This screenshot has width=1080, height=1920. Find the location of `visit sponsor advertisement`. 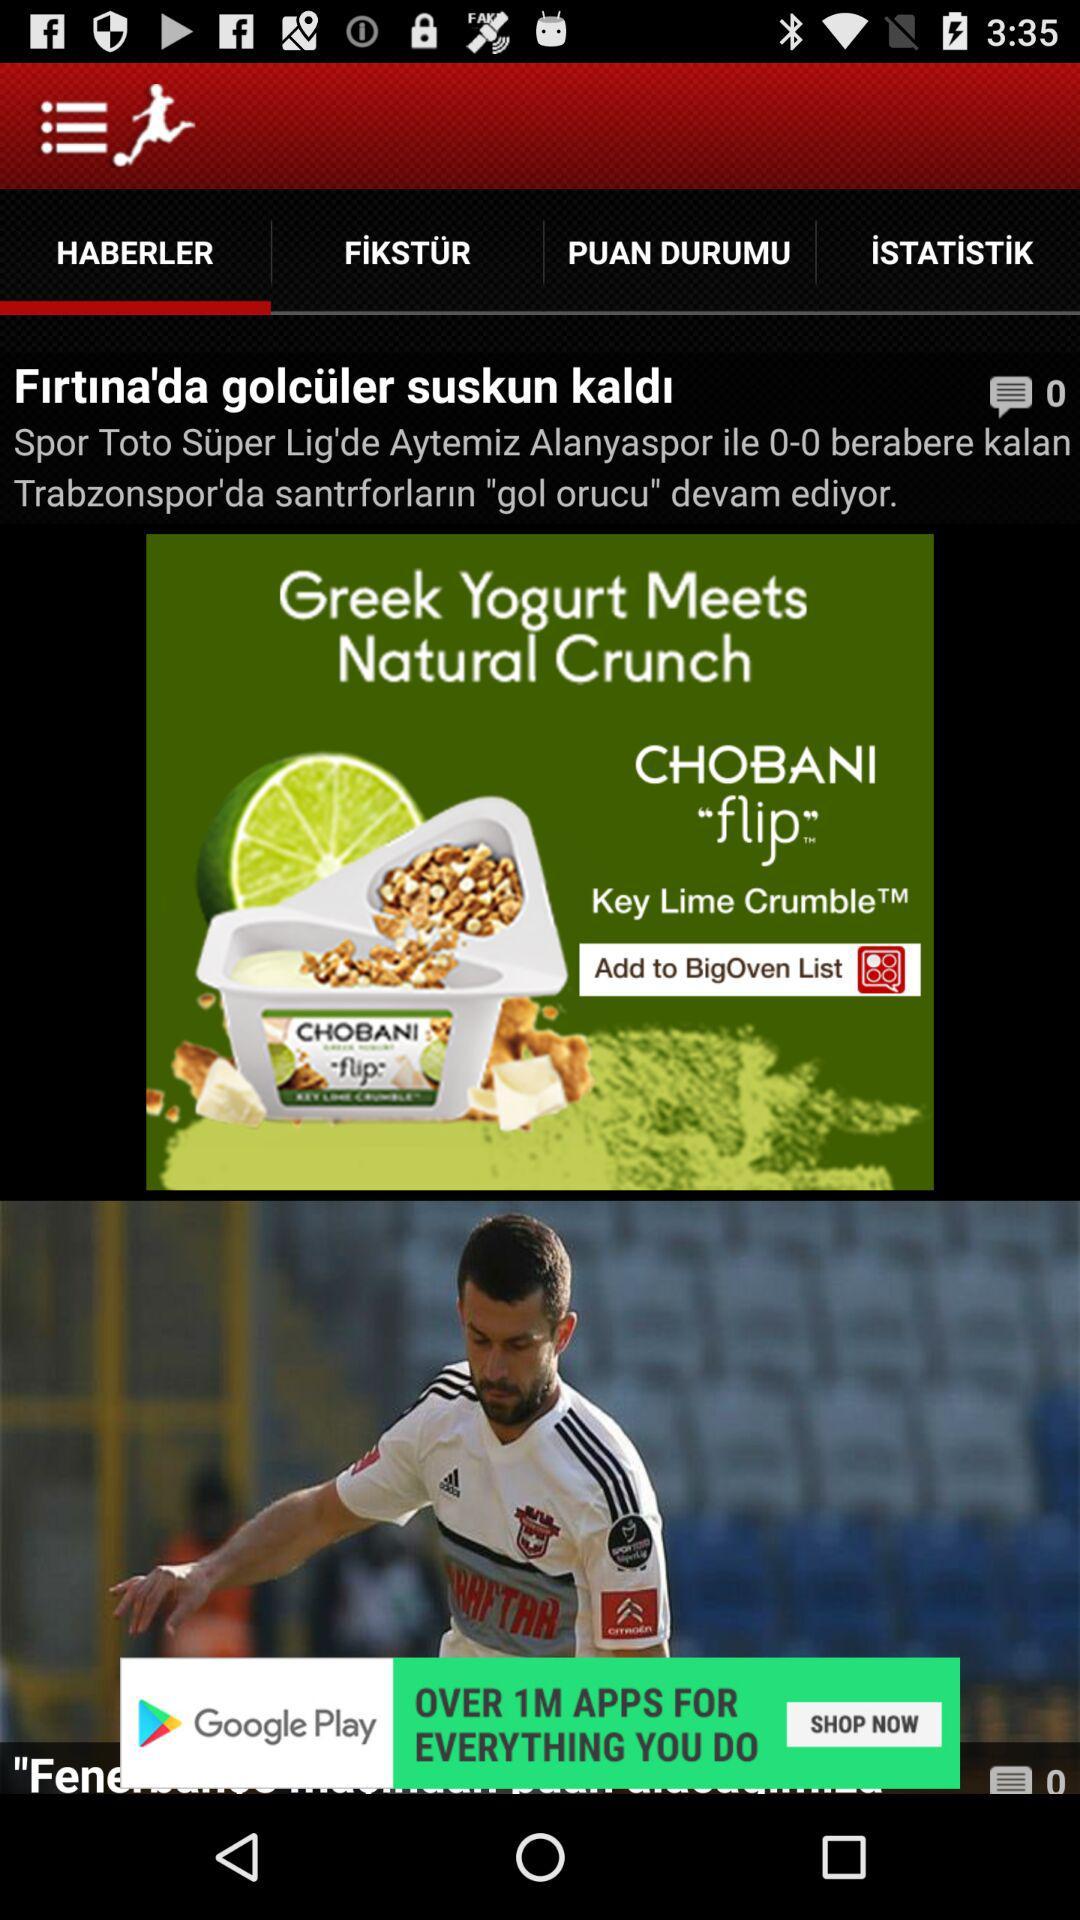

visit sponsor advertisement is located at coordinates (540, 1722).